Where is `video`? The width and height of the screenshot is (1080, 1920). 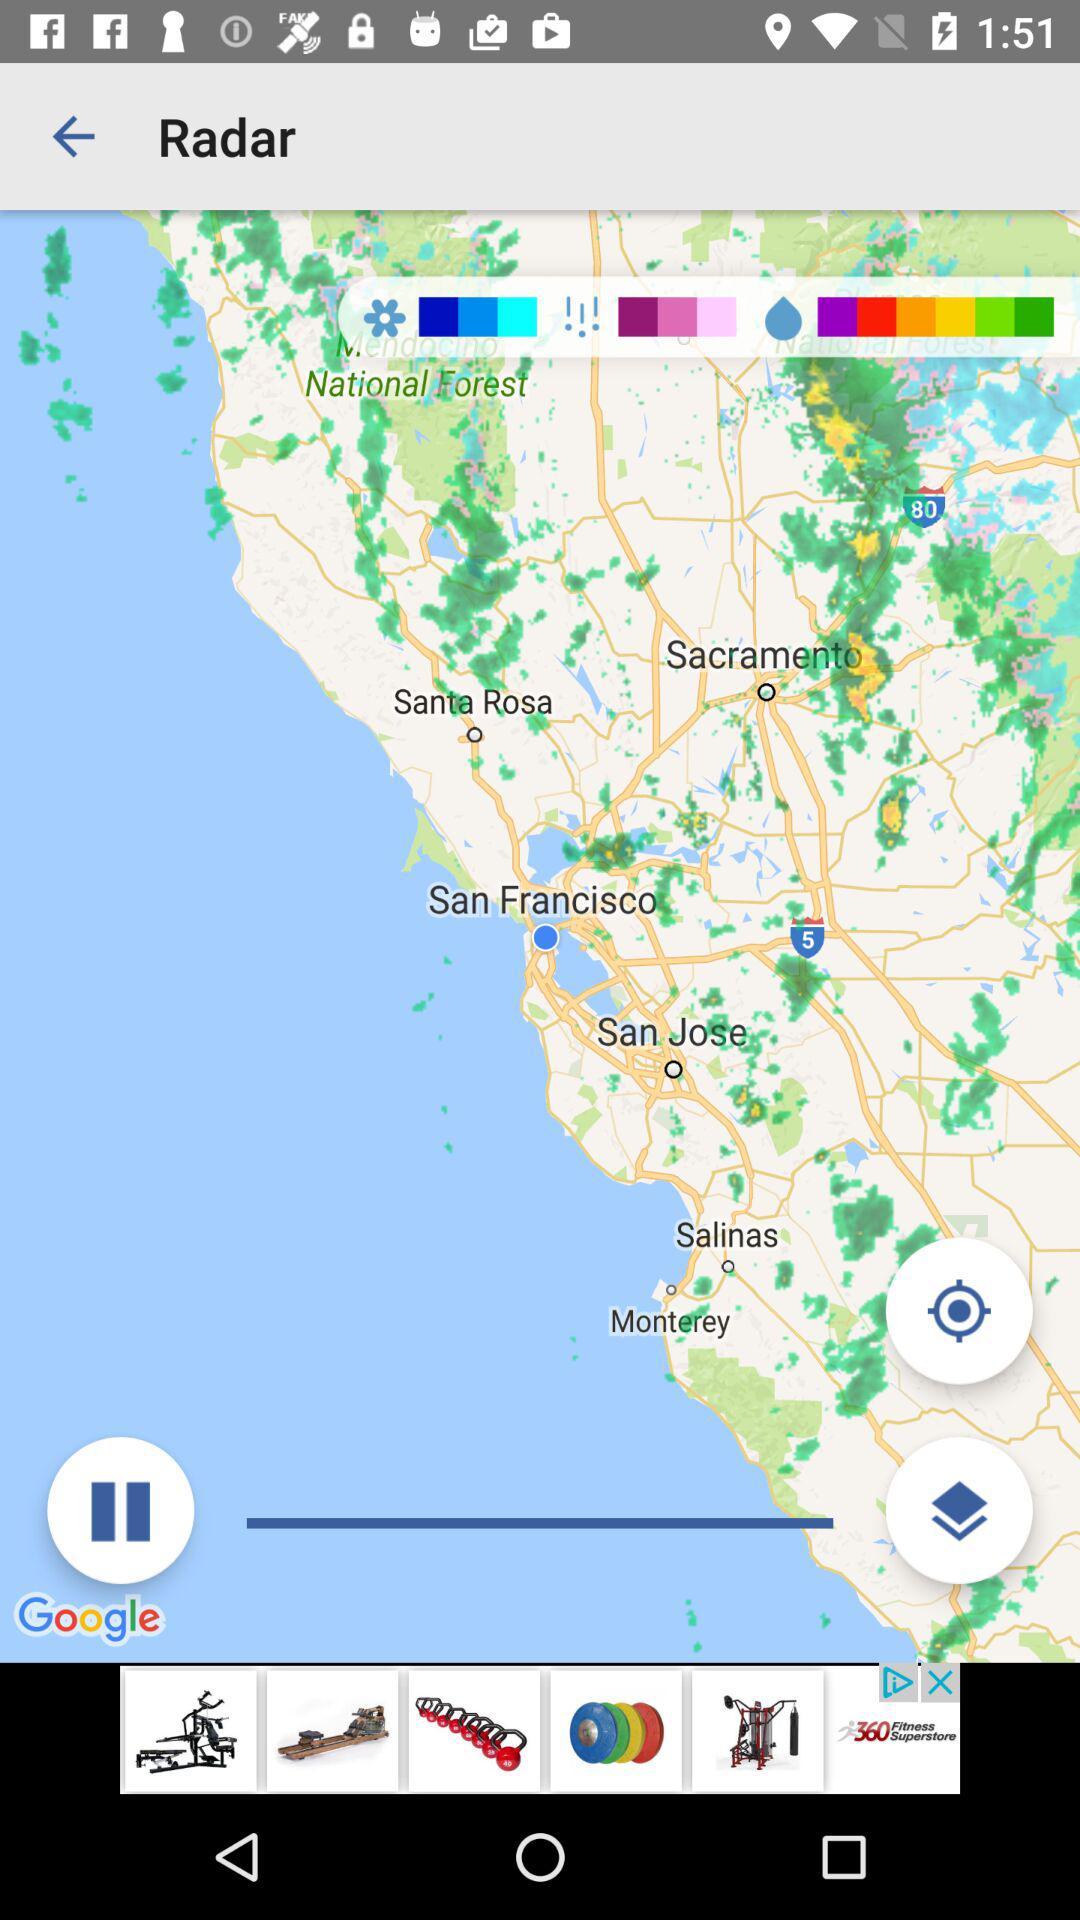 video is located at coordinates (120, 1510).